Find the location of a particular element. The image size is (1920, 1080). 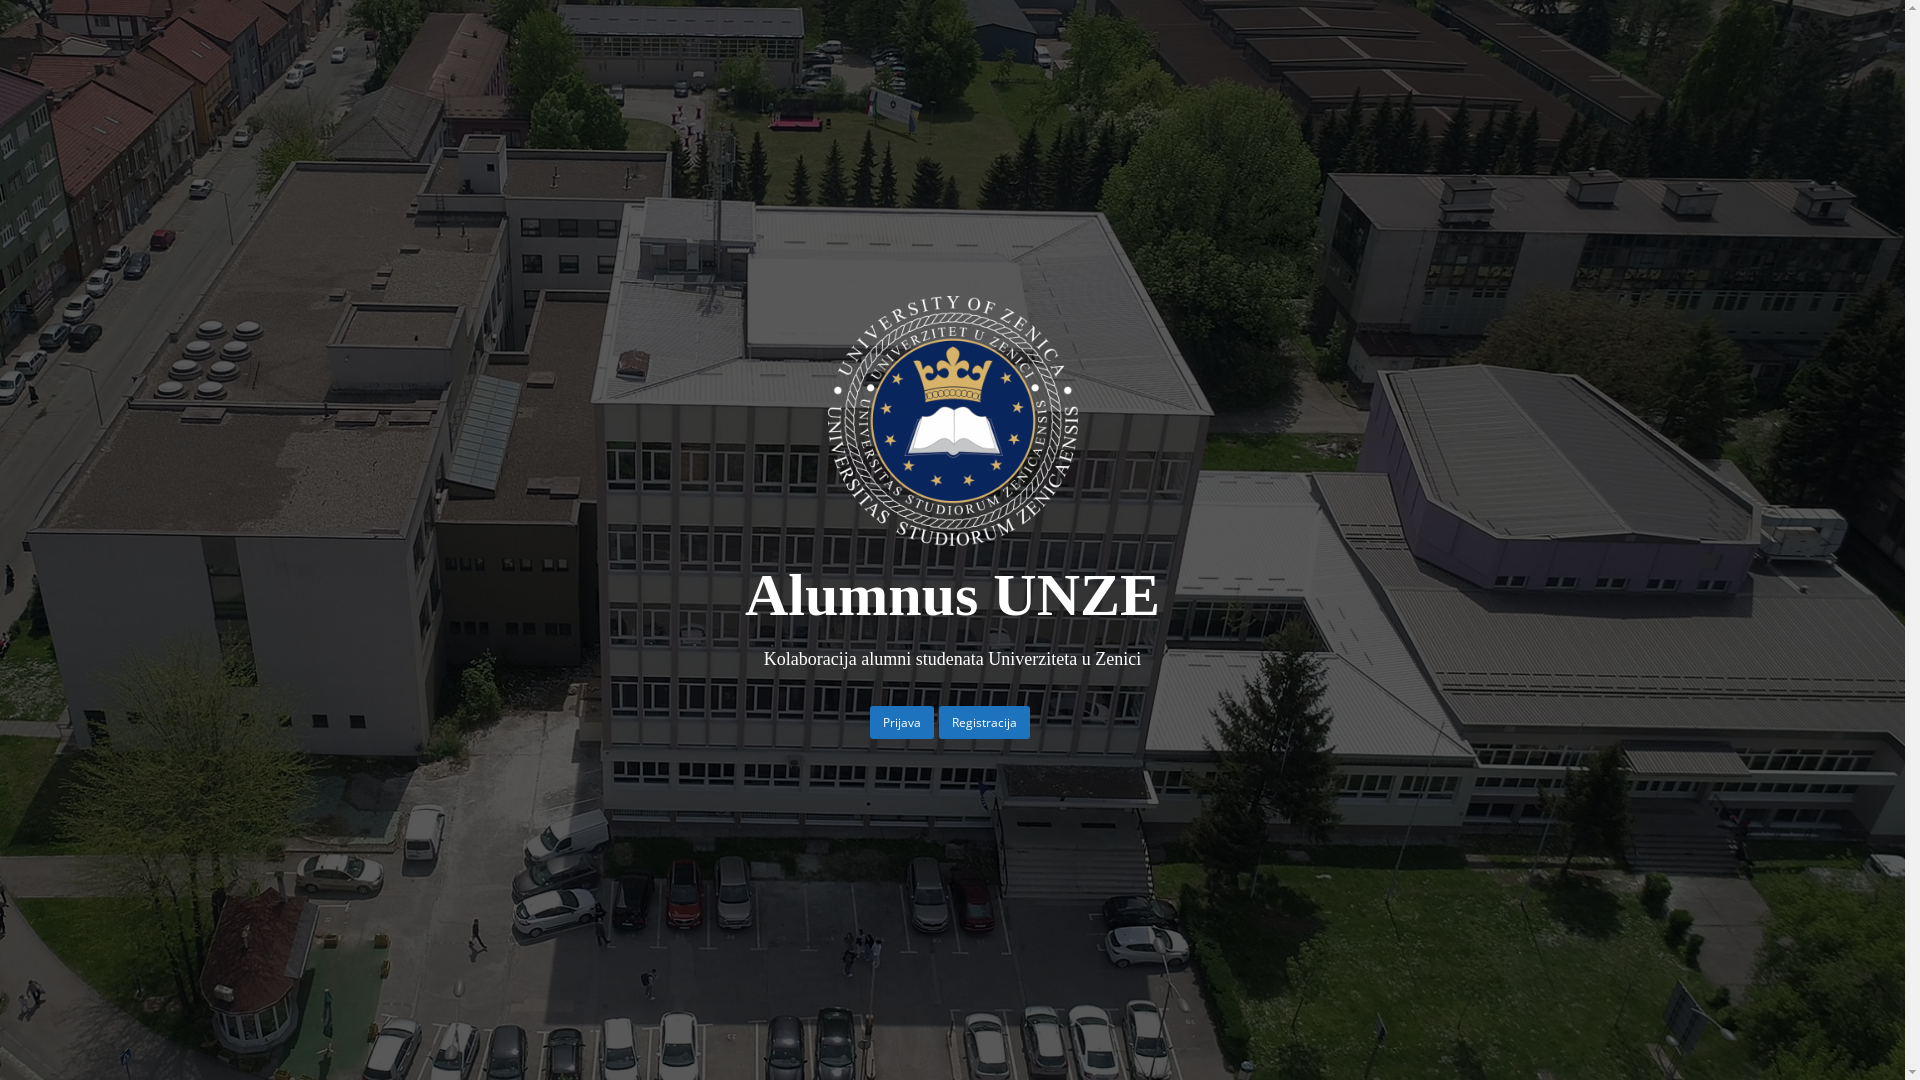

'Registracija' is located at coordinates (938, 722).